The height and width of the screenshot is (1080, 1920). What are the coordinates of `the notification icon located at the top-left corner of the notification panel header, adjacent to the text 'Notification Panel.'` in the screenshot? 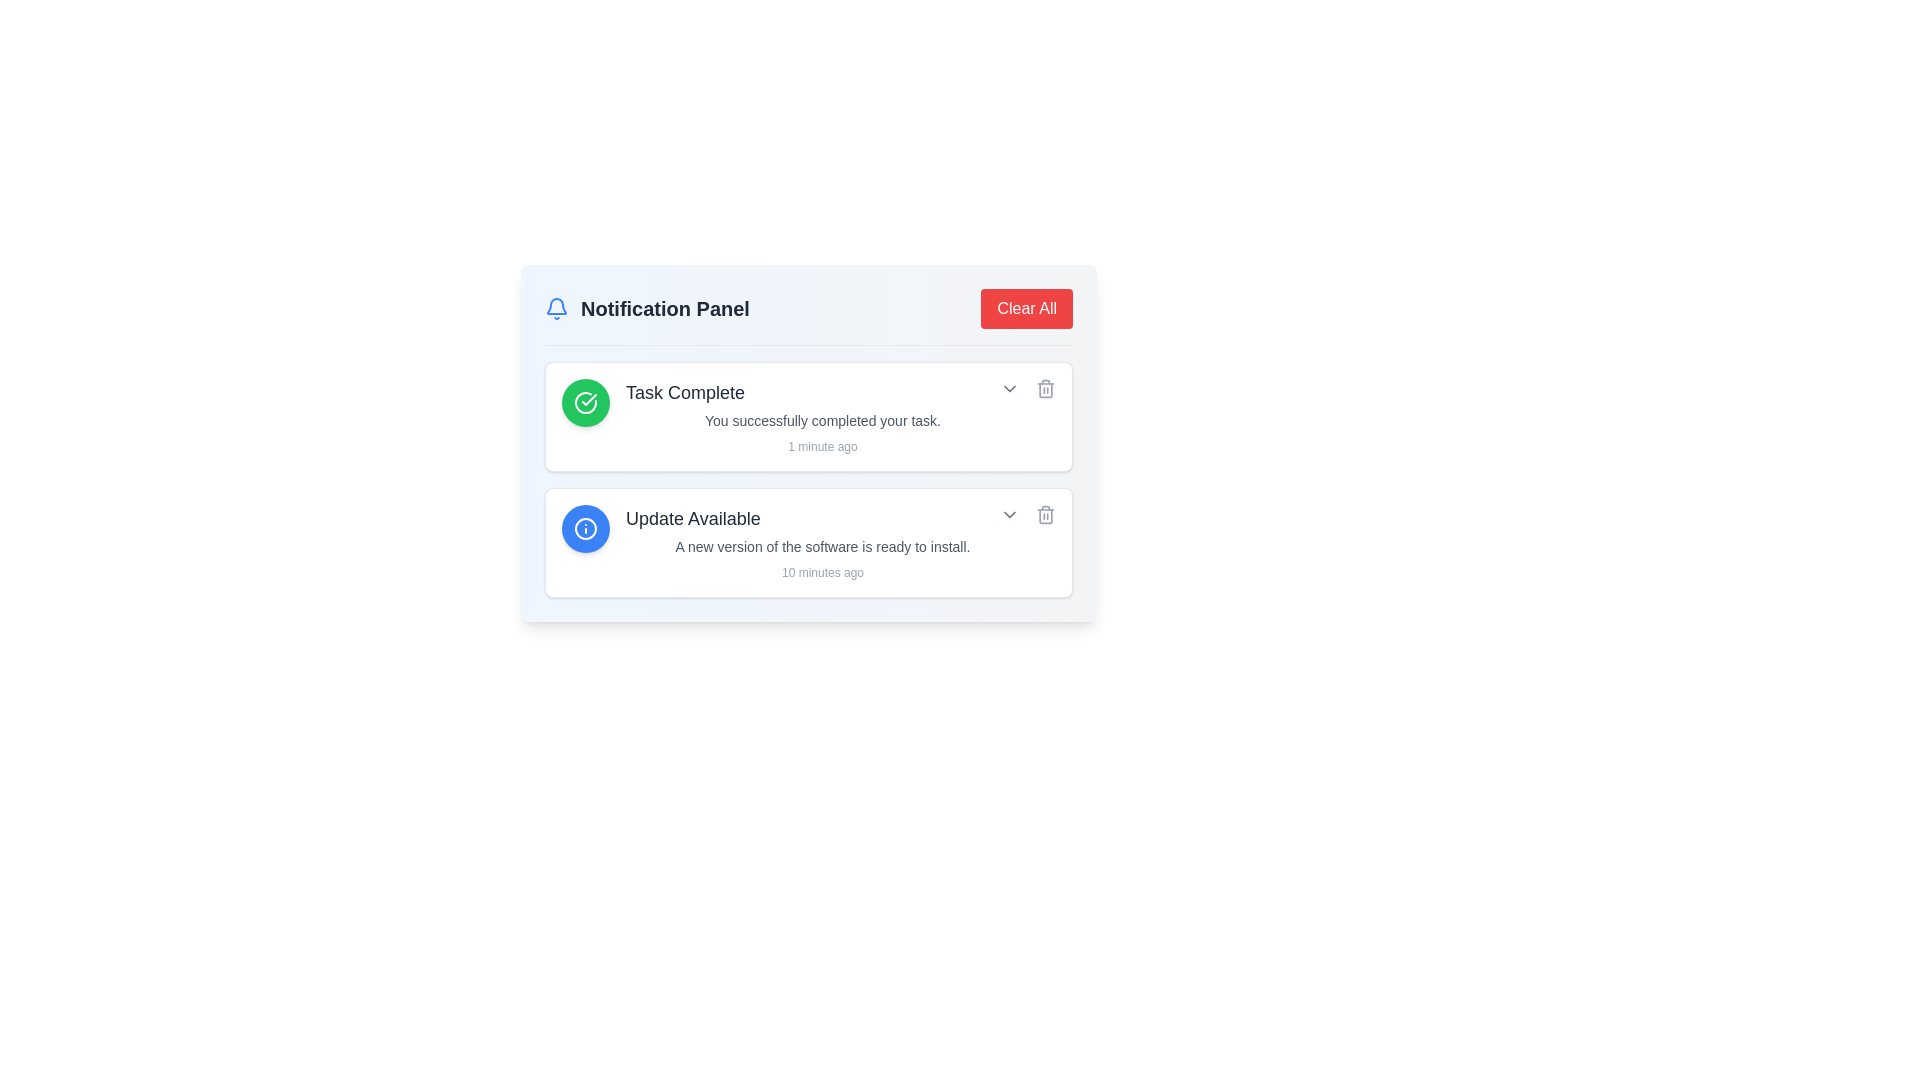 It's located at (556, 306).